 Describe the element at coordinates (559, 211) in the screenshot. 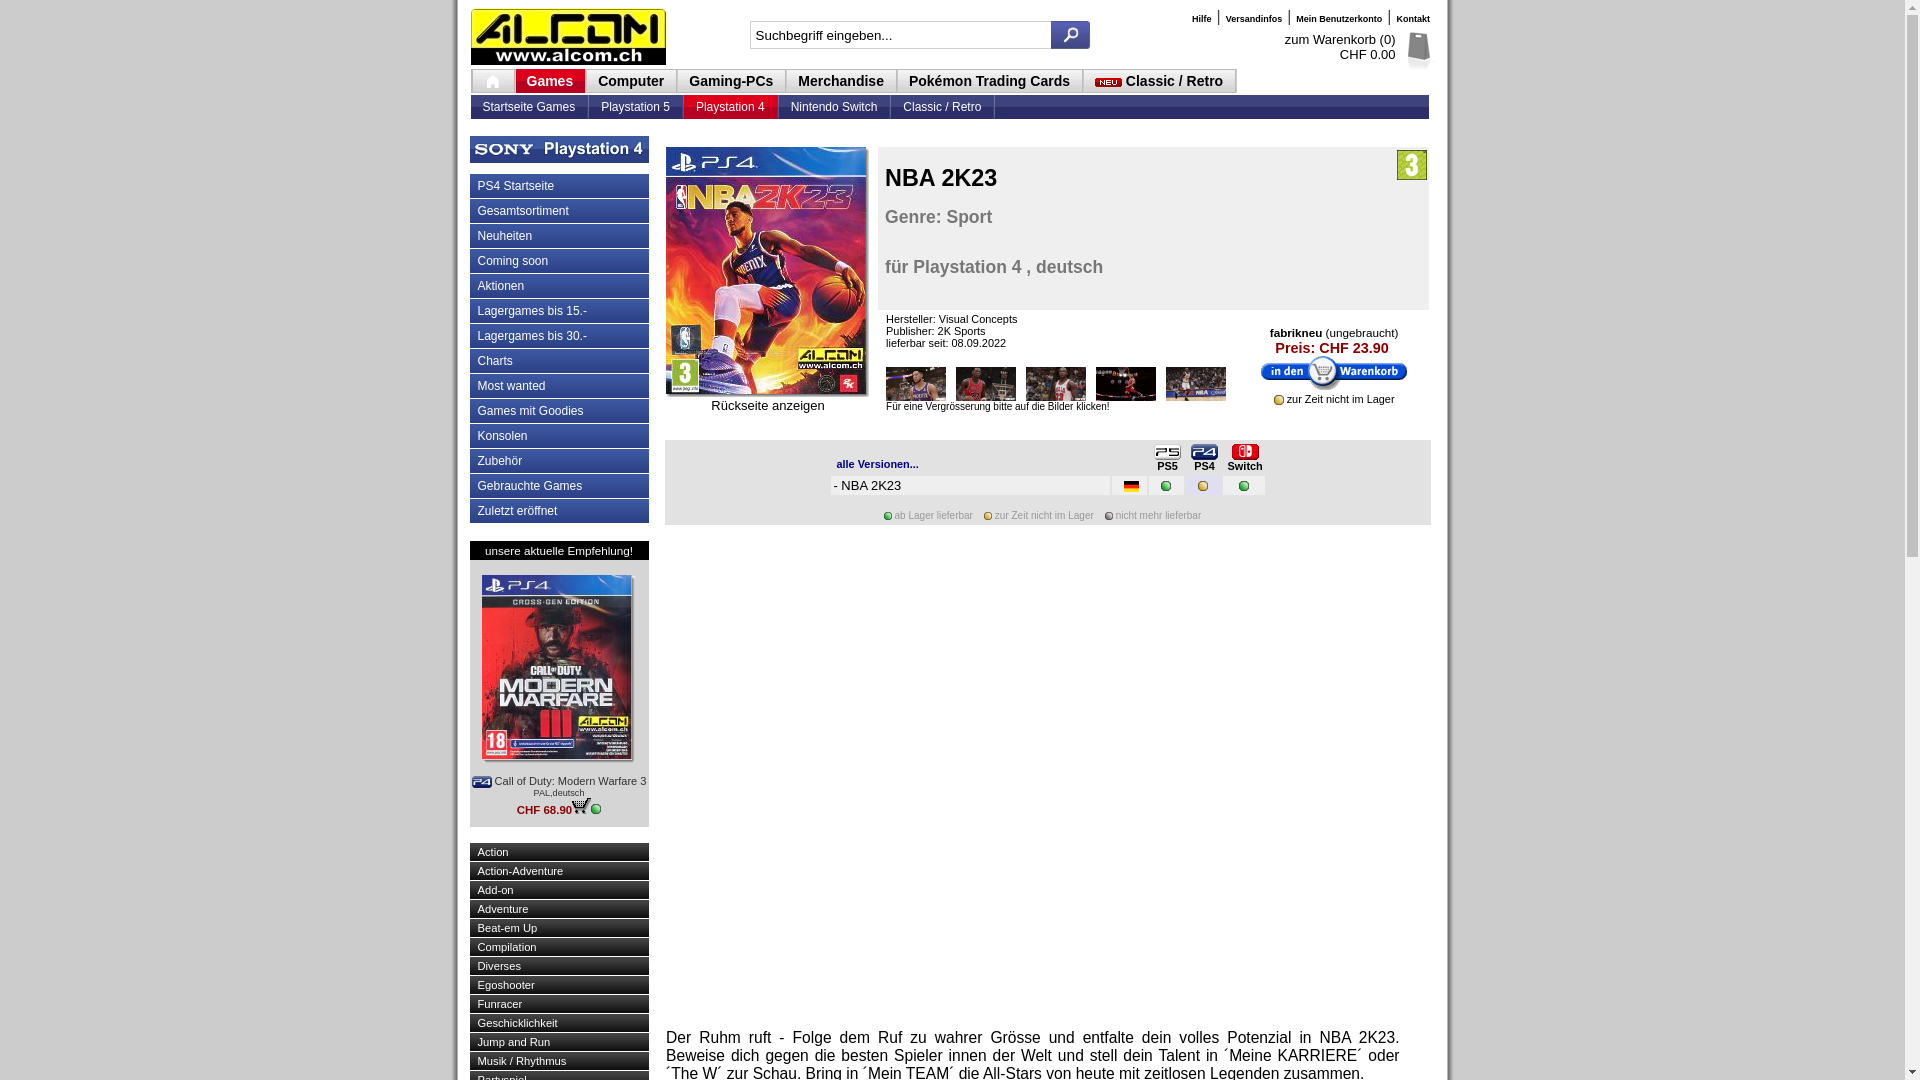

I see `'Gesamtsortiment'` at that location.